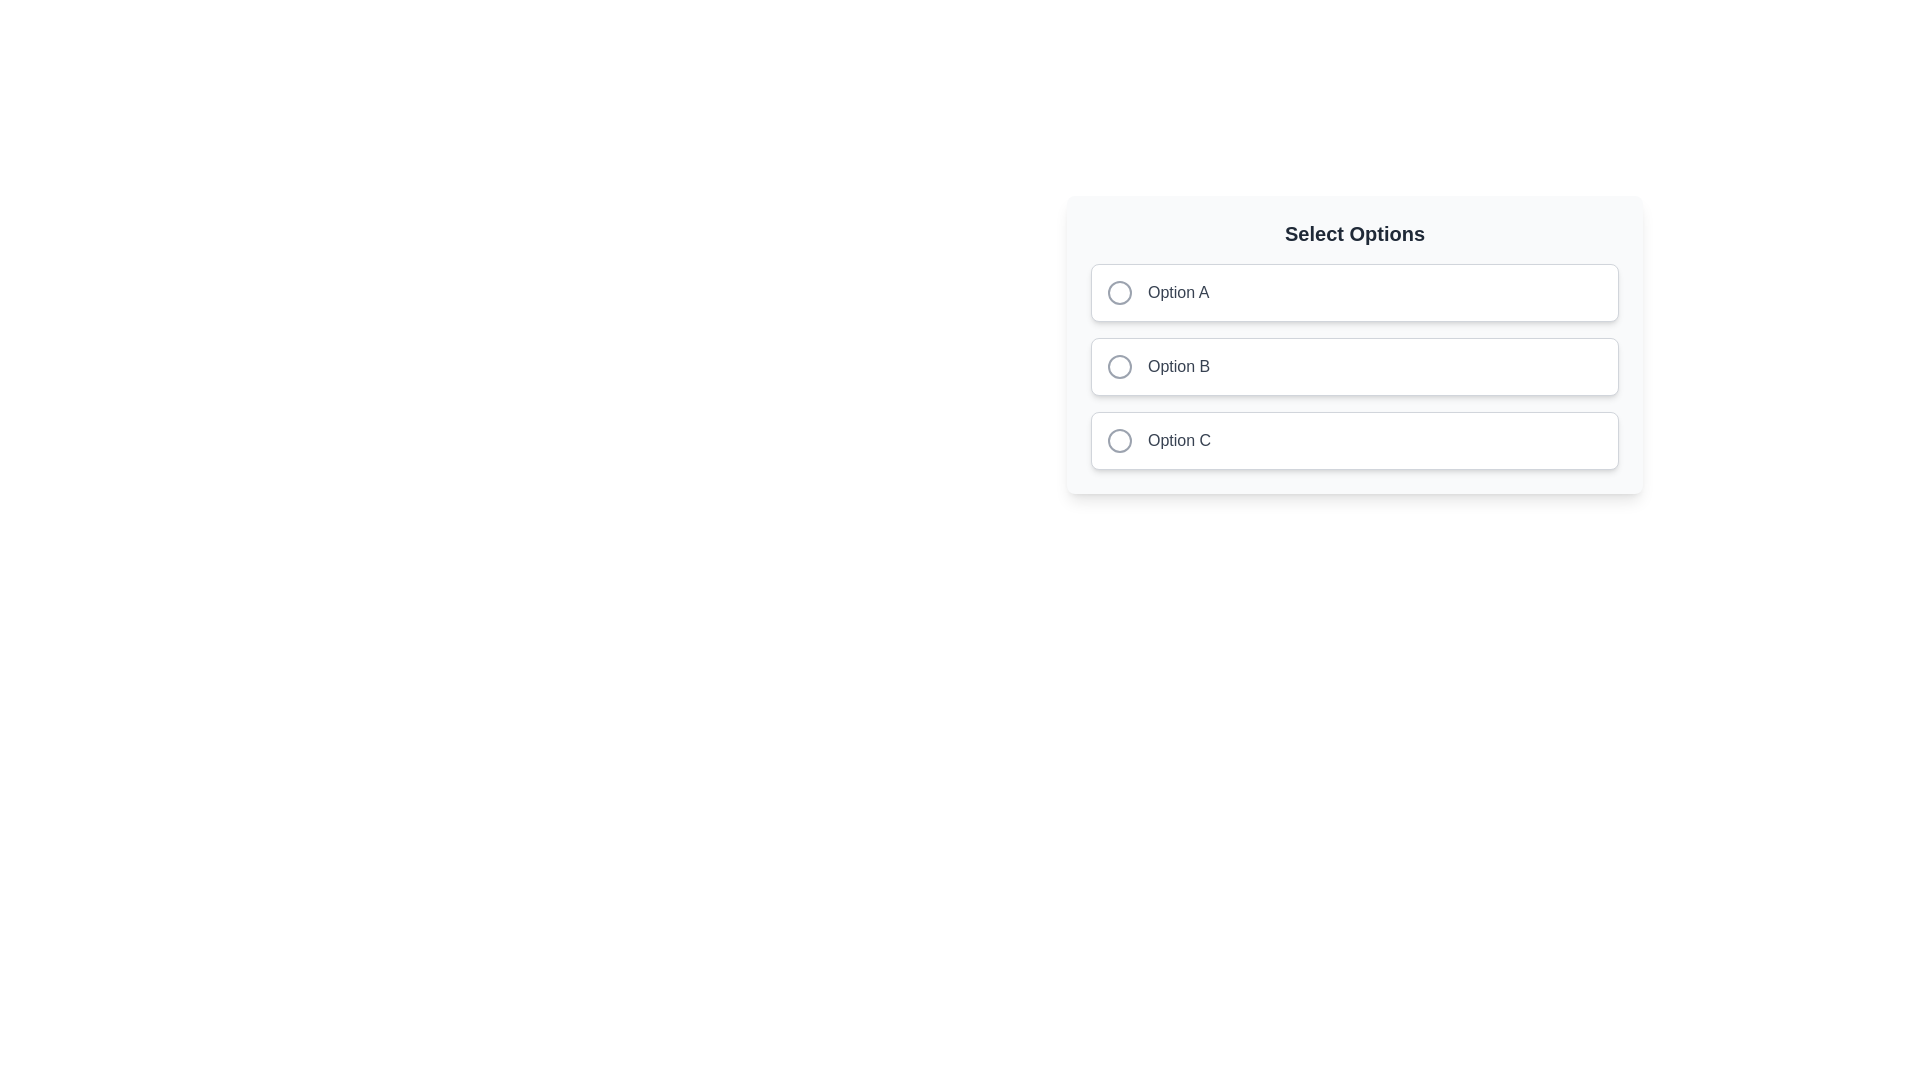 This screenshot has height=1080, width=1920. What do you see at coordinates (1118, 439) in the screenshot?
I see `the radio button located to the immediate left of the 'Option C' text` at bounding box center [1118, 439].